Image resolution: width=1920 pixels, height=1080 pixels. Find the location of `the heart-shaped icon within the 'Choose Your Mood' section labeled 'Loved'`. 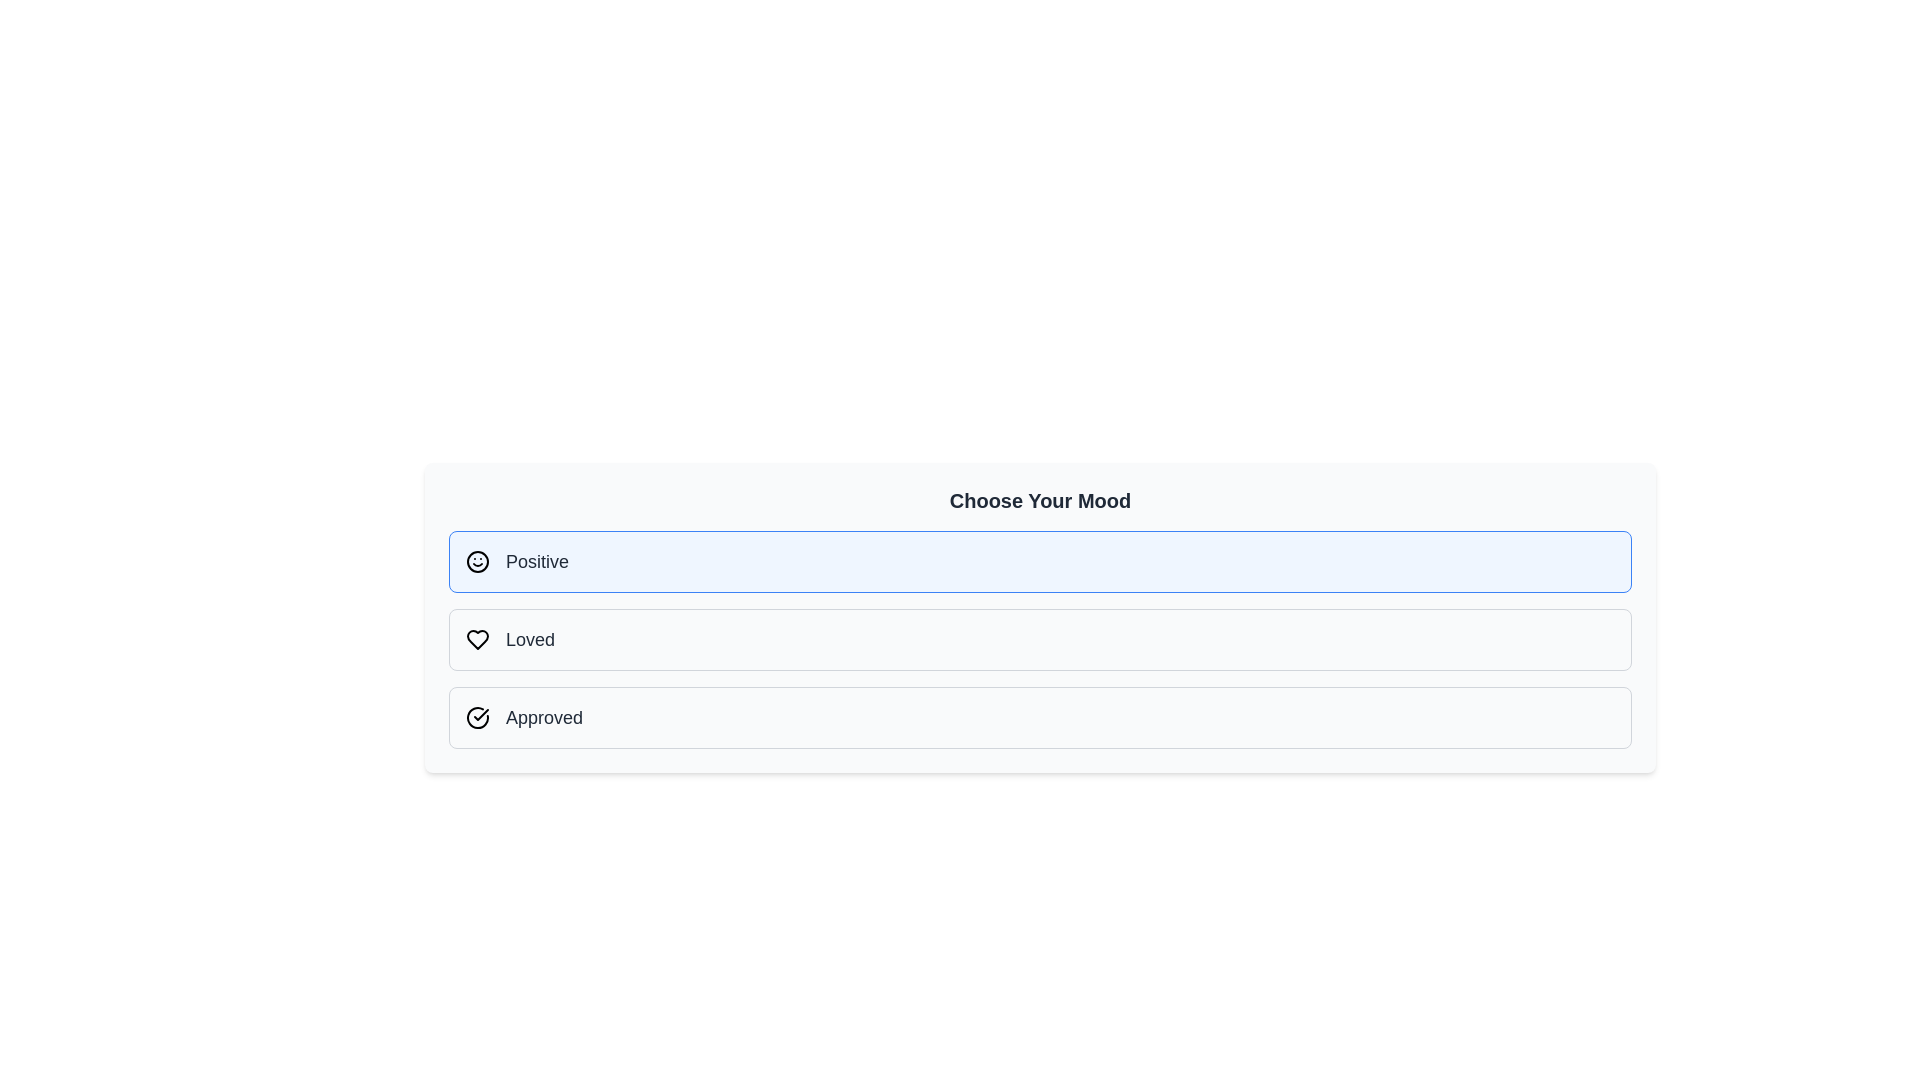

the heart-shaped icon within the 'Choose Your Mood' section labeled 'Loved' is located at coordinates (477, 640).